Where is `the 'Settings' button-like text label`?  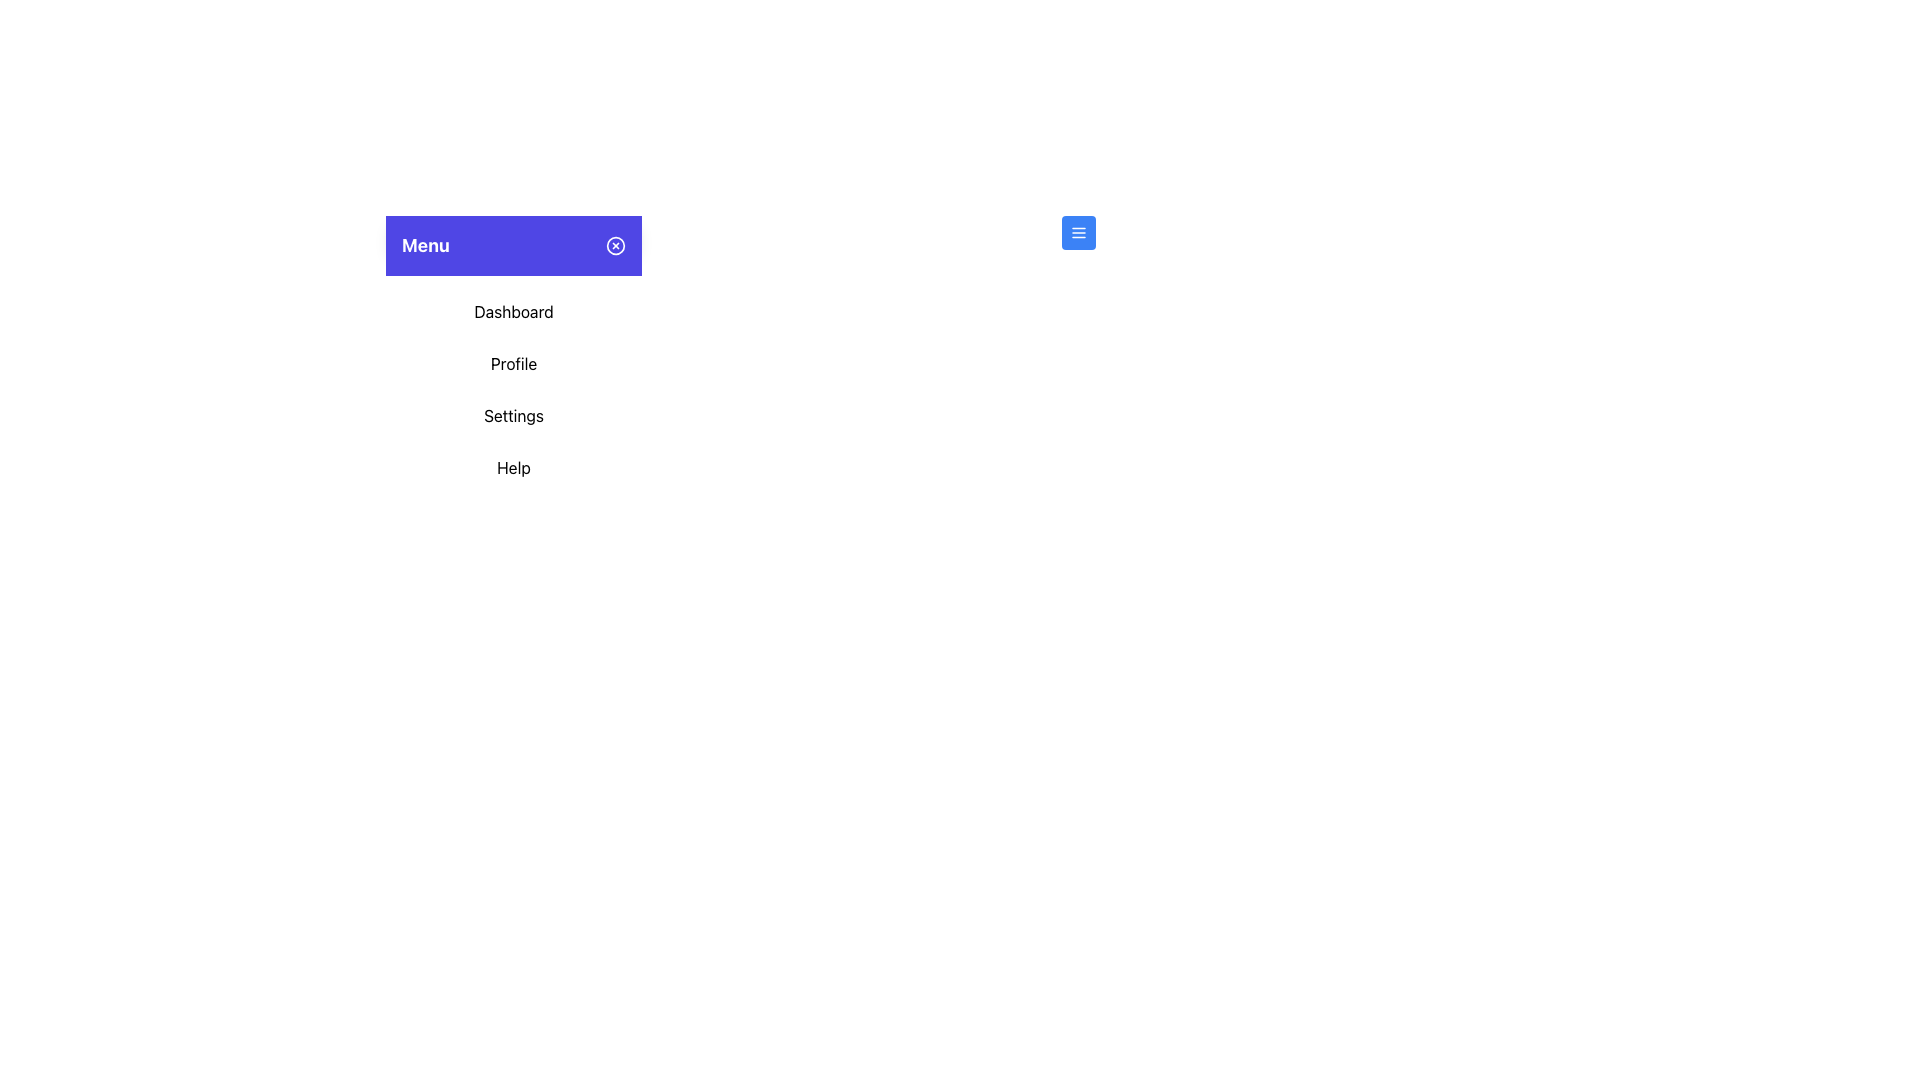 the 'Settings' button-like text label is located at coordinates (513, 415).